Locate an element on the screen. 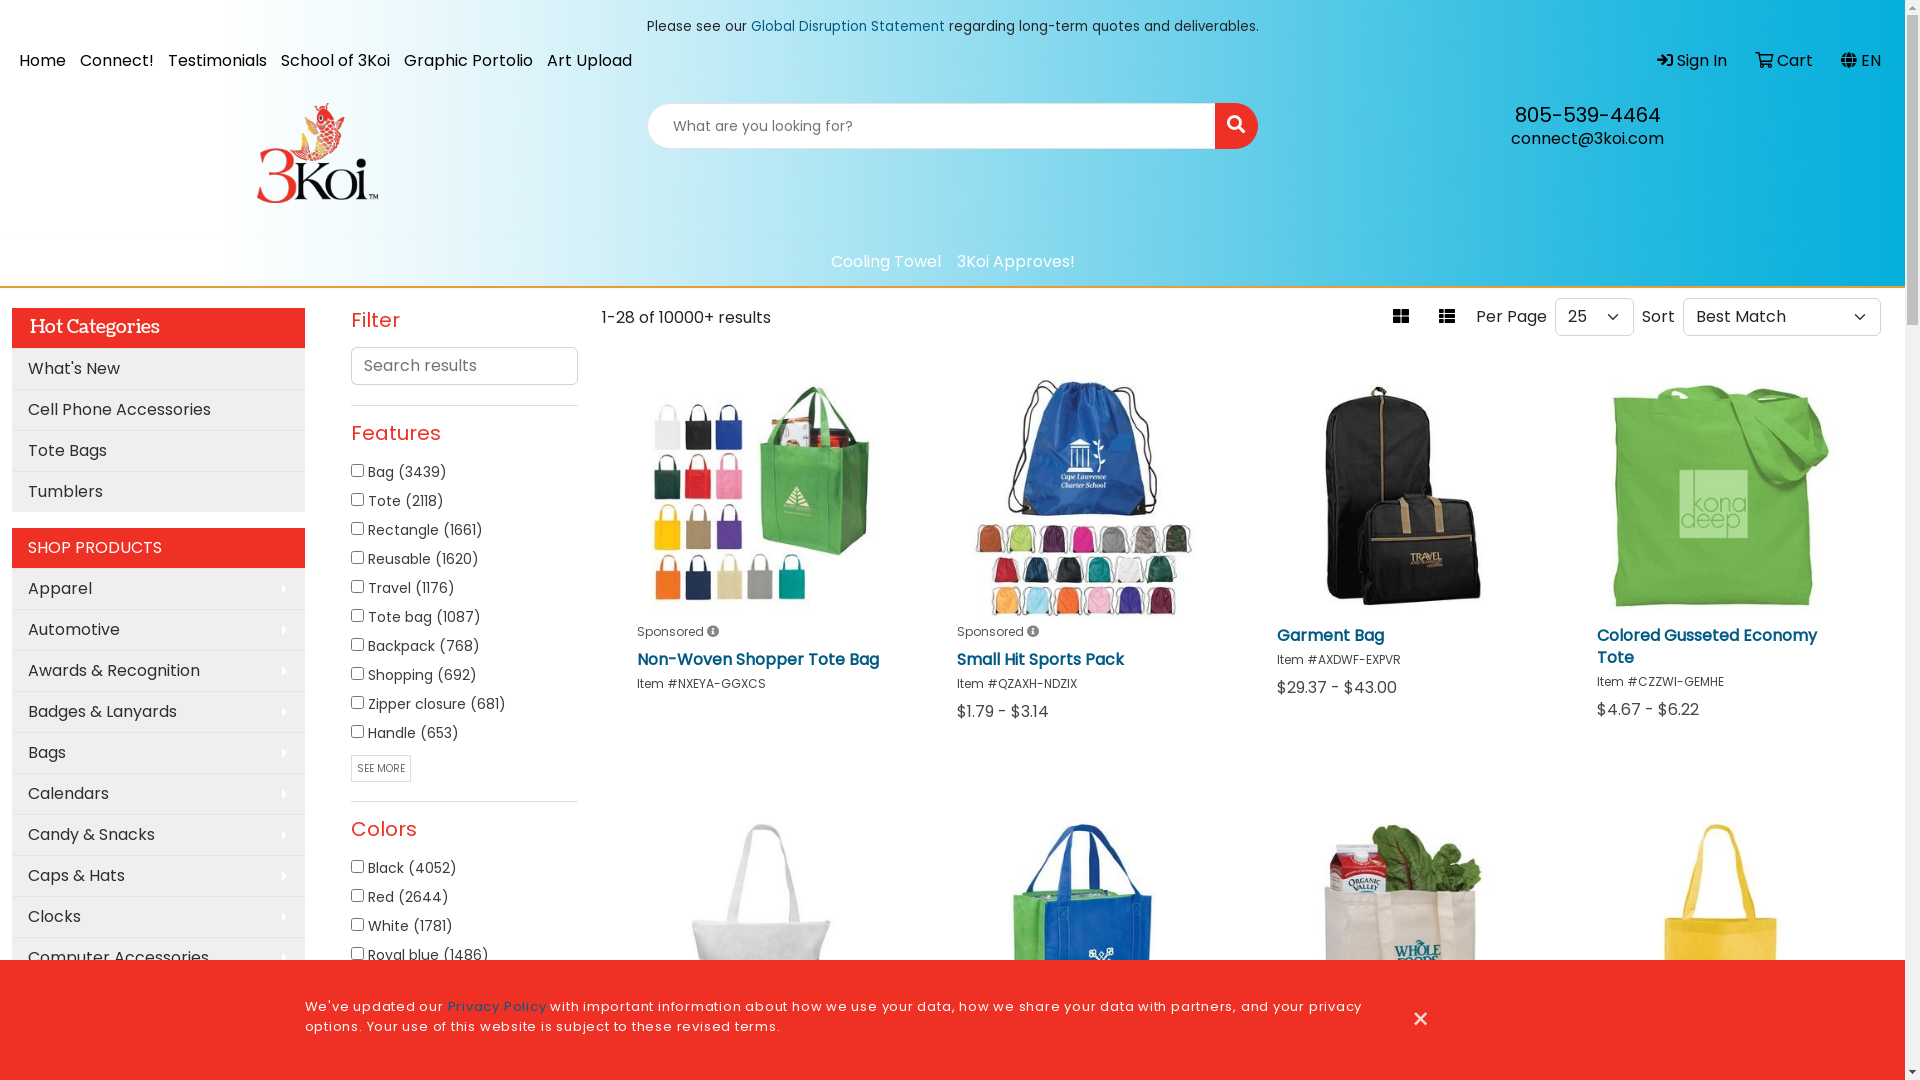  'Privacy Policy' is located at coordinates (497, 1006).